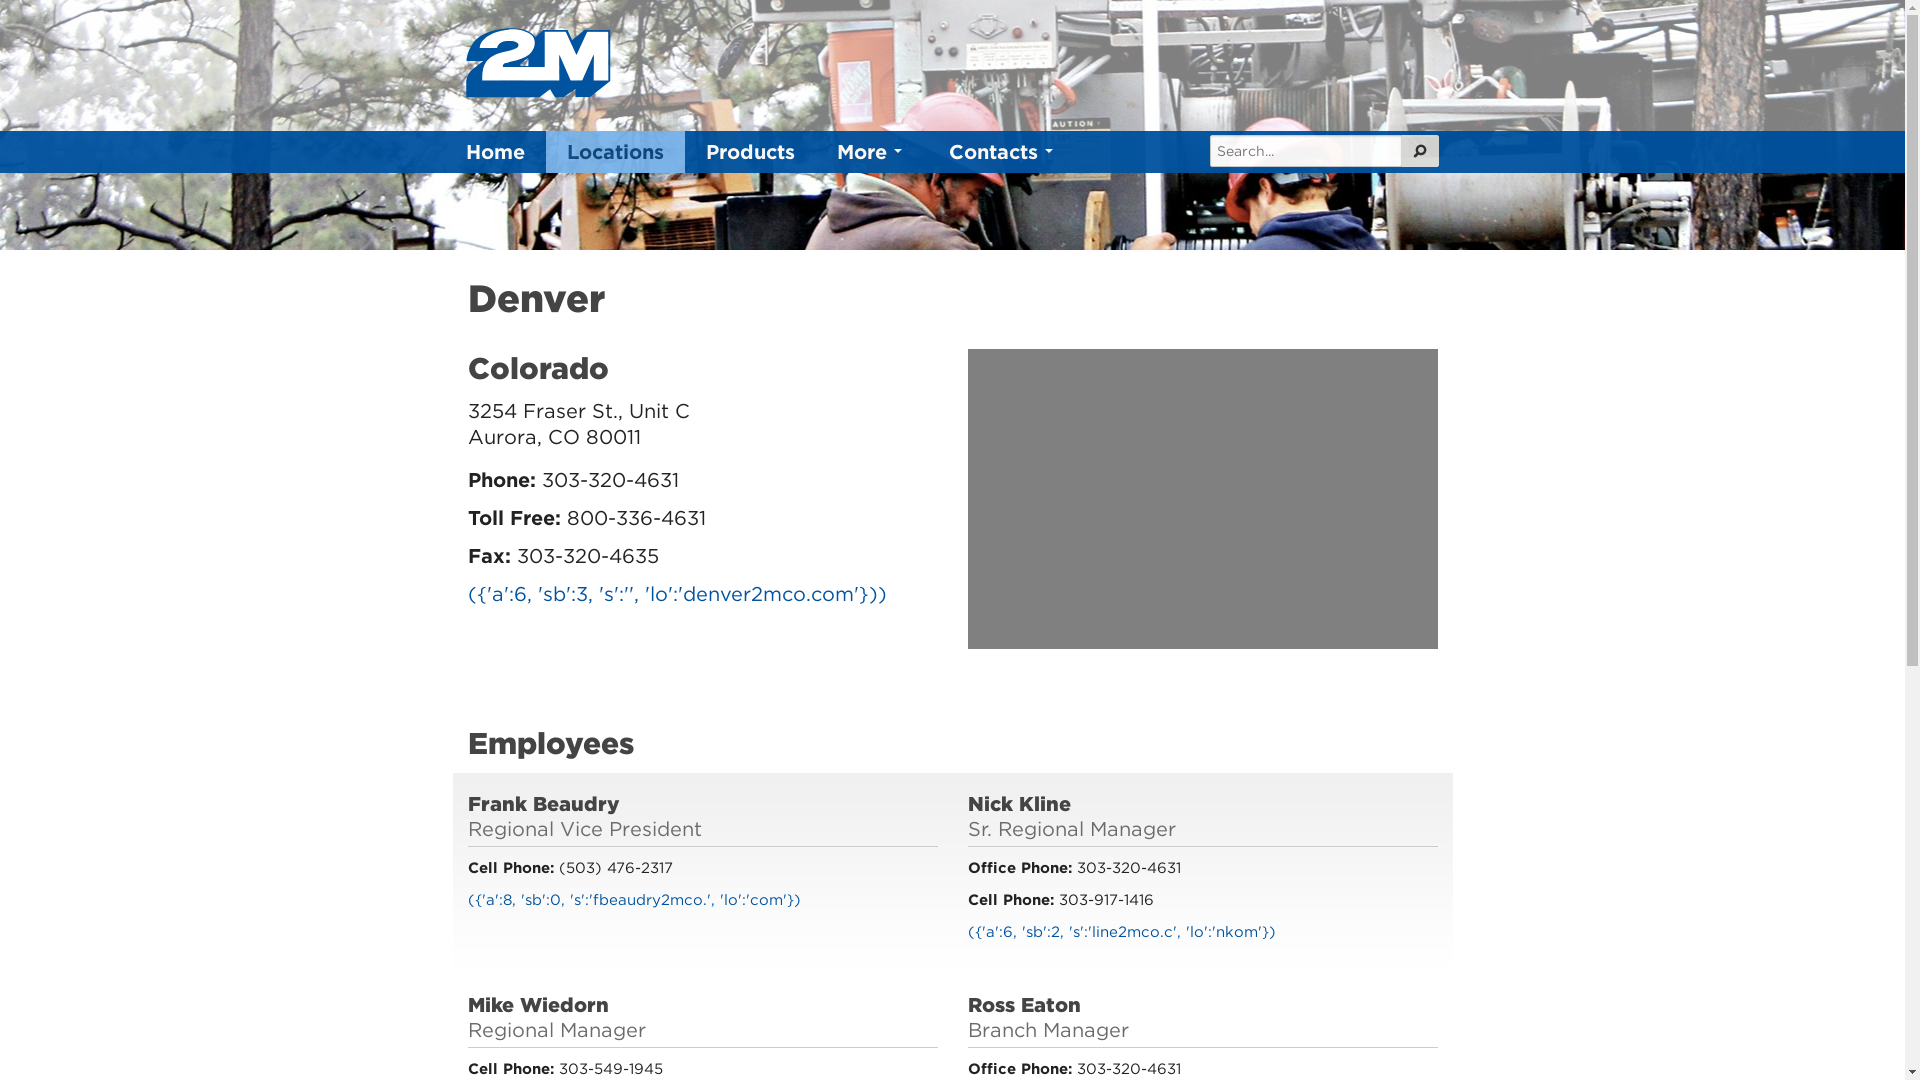 The image size is (1920, 1080). I want to click on 'More', so click(872, 150).